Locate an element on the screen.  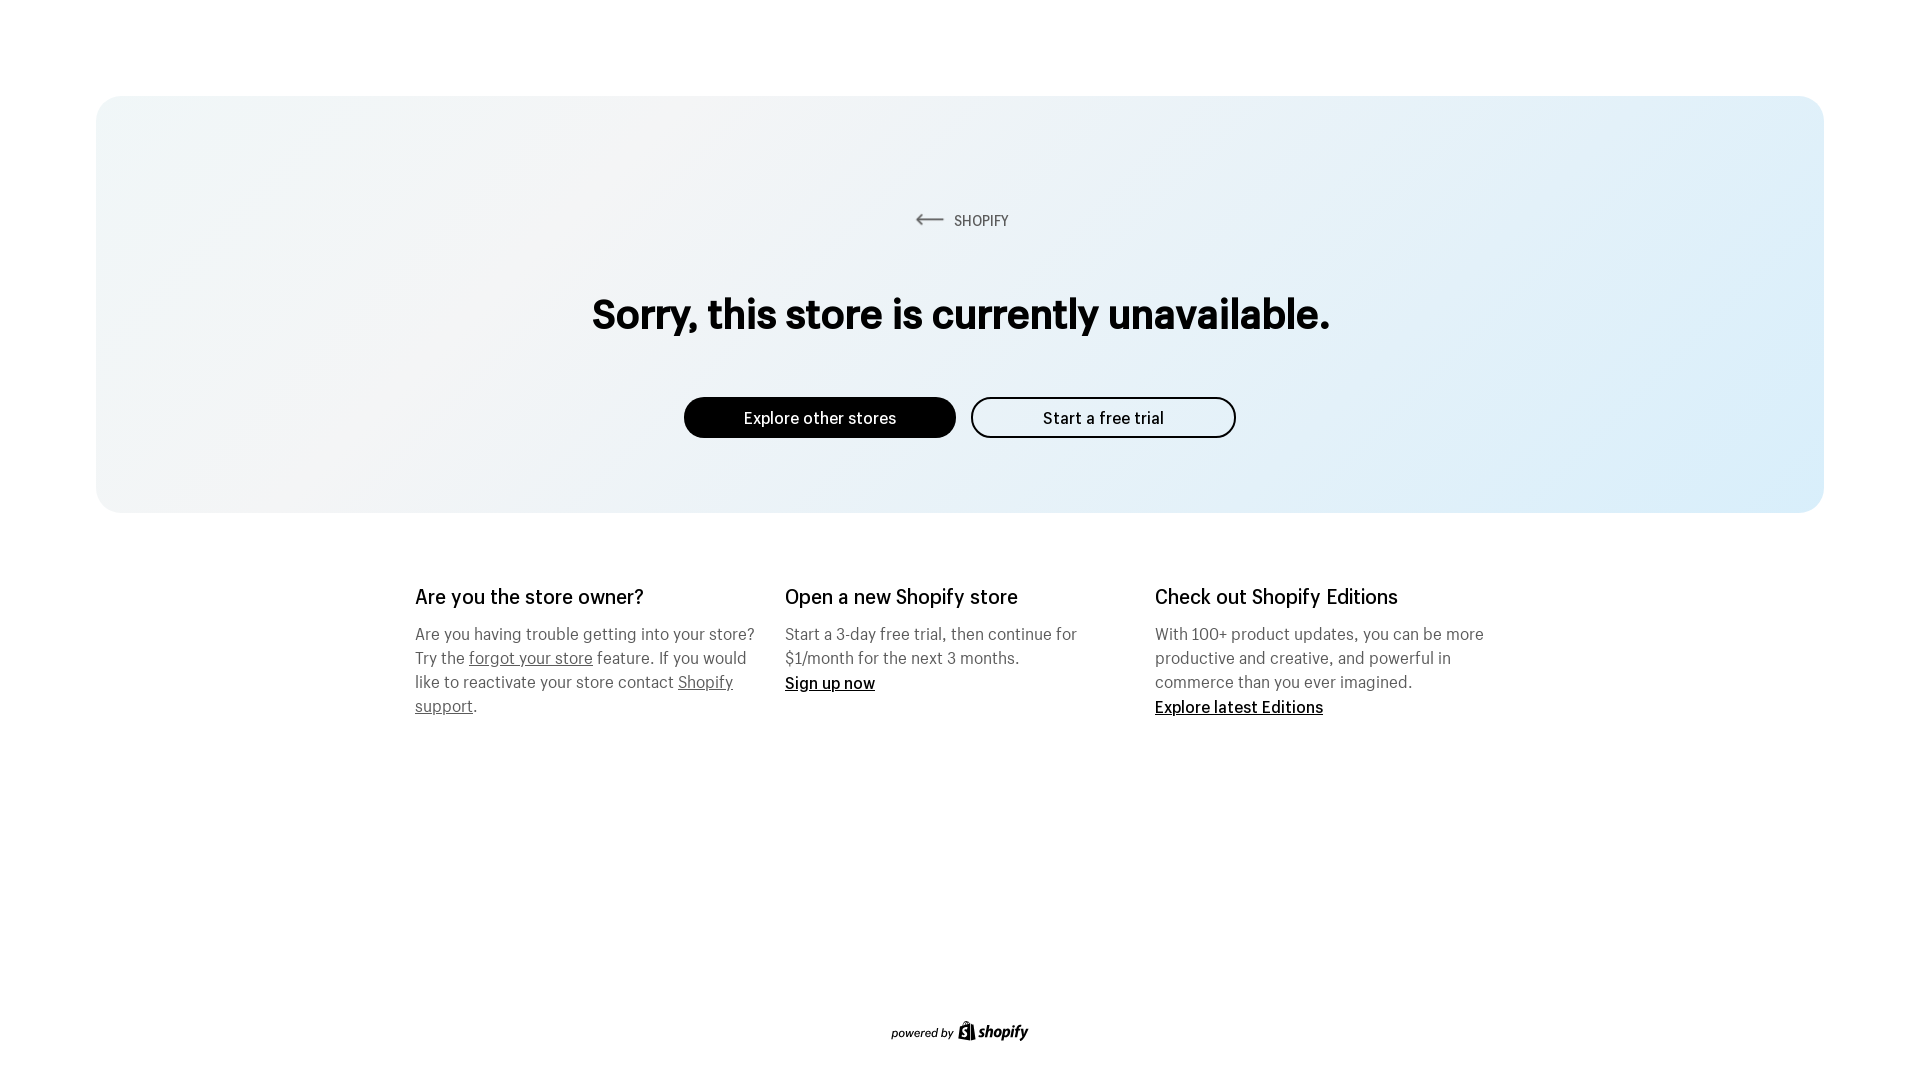
'Sign up now' is located at coordinates (830, 681).